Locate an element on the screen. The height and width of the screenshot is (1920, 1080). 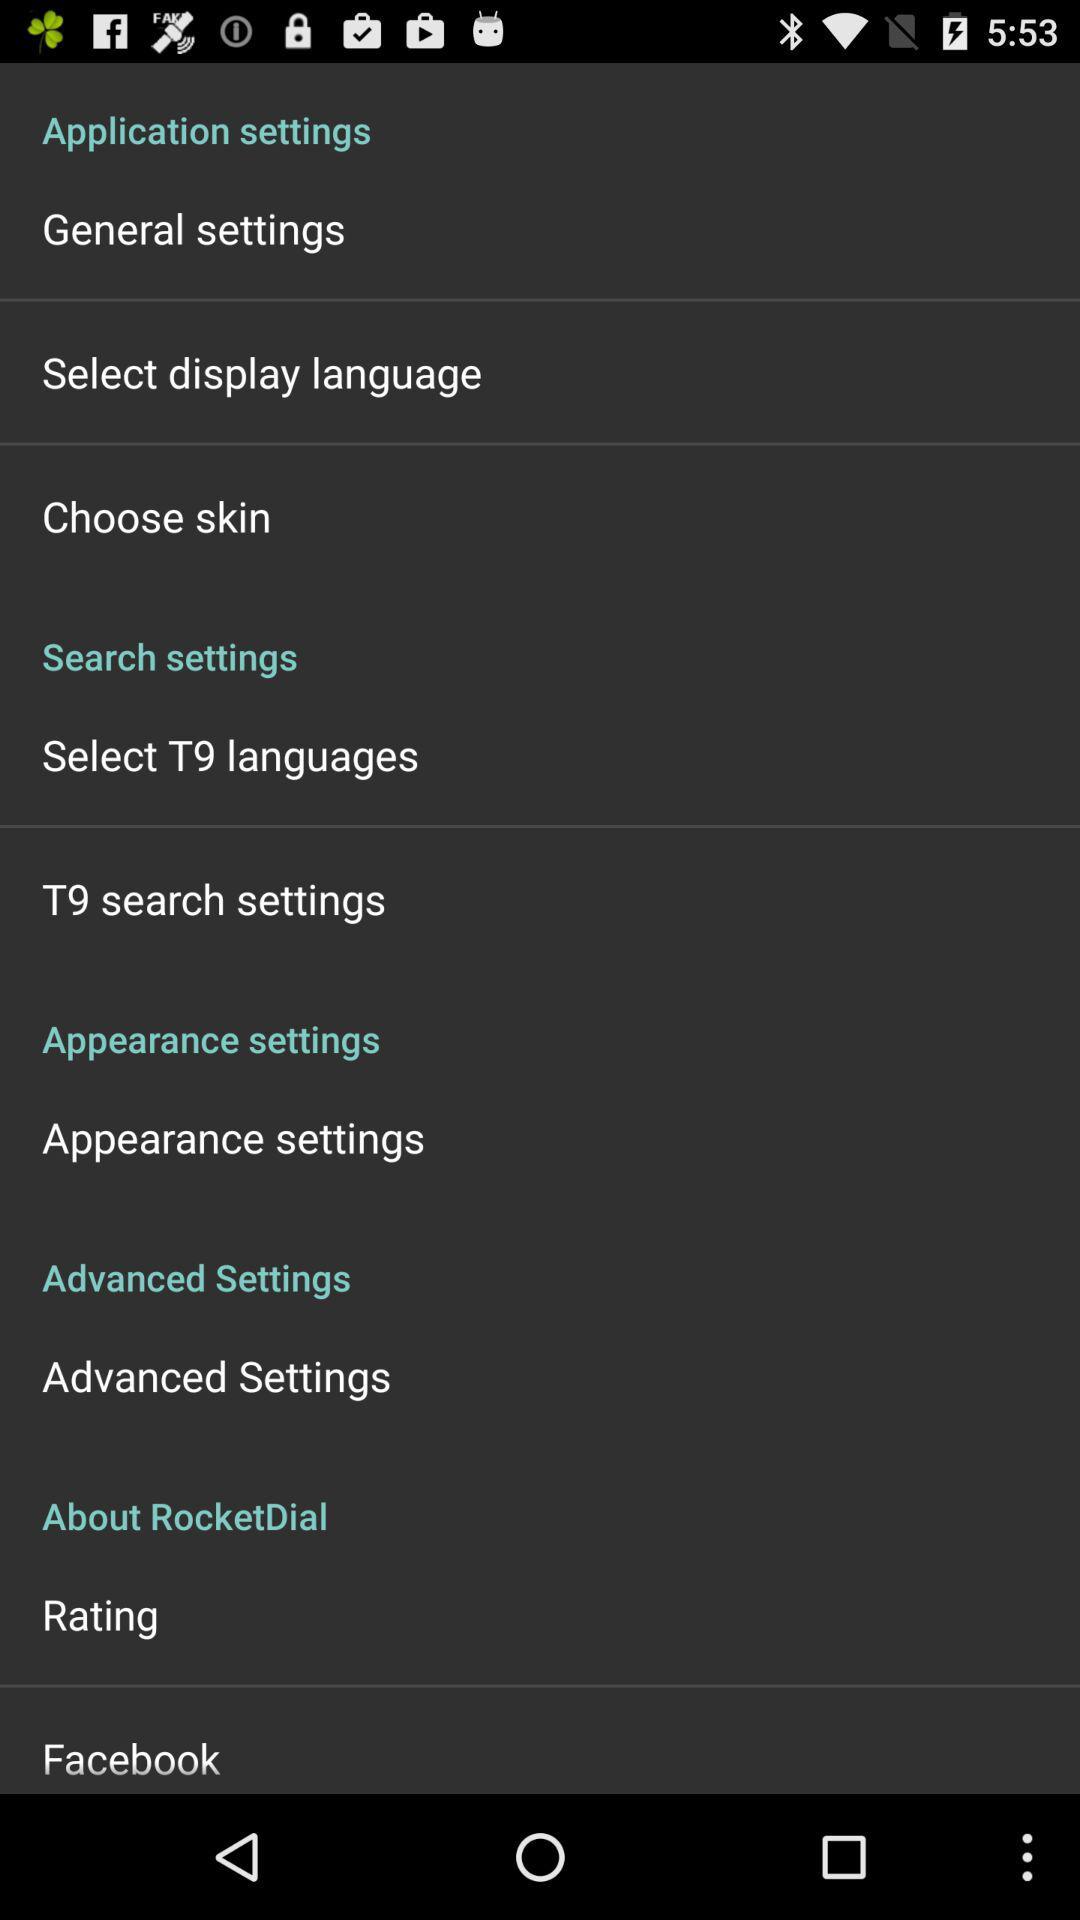
app below the about rocketdial is located at coordinates (100, 1613).